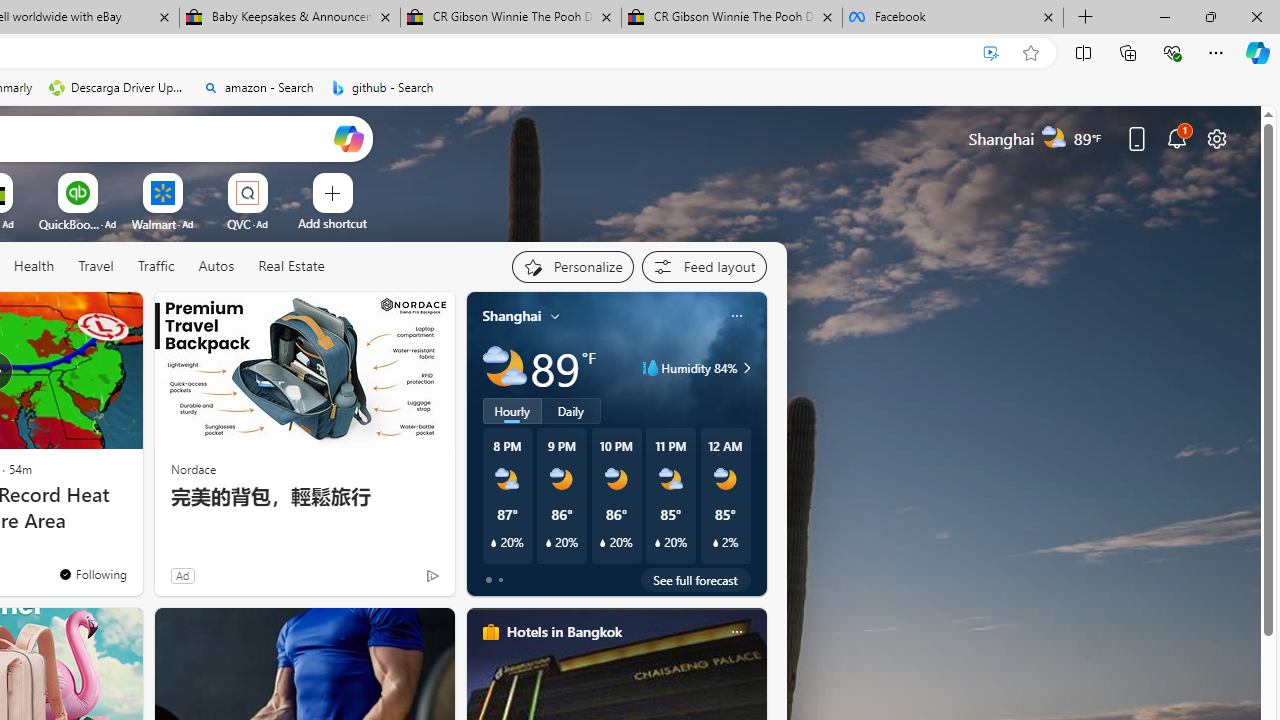 The image size is (1280, 720). Describe the element at coordinates (257, 87) in the screenshot. I see `'amazon - Search'` at that location.